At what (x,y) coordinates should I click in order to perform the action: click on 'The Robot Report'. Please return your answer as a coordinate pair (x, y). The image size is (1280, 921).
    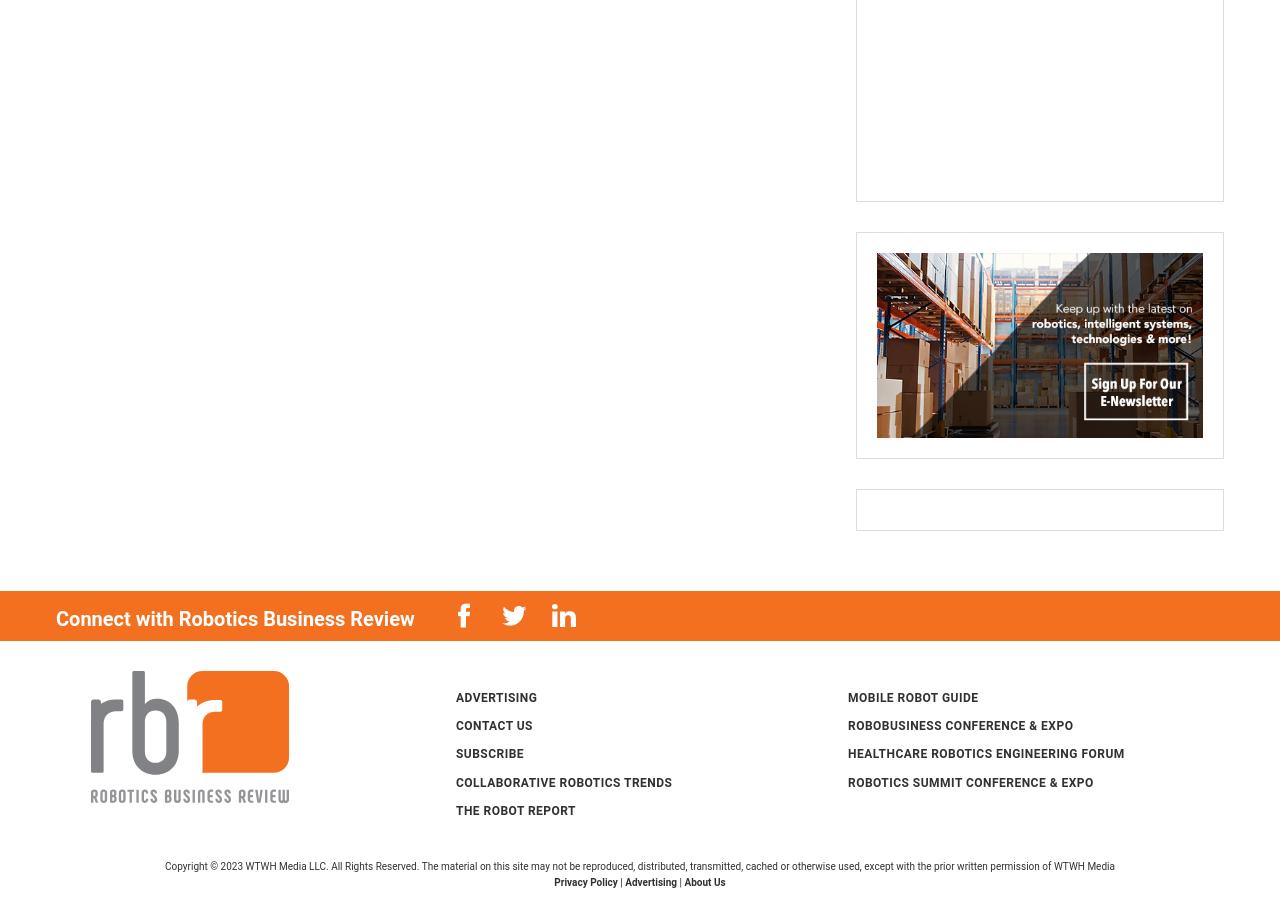
    Looking at the image, I should click on (515, 810).